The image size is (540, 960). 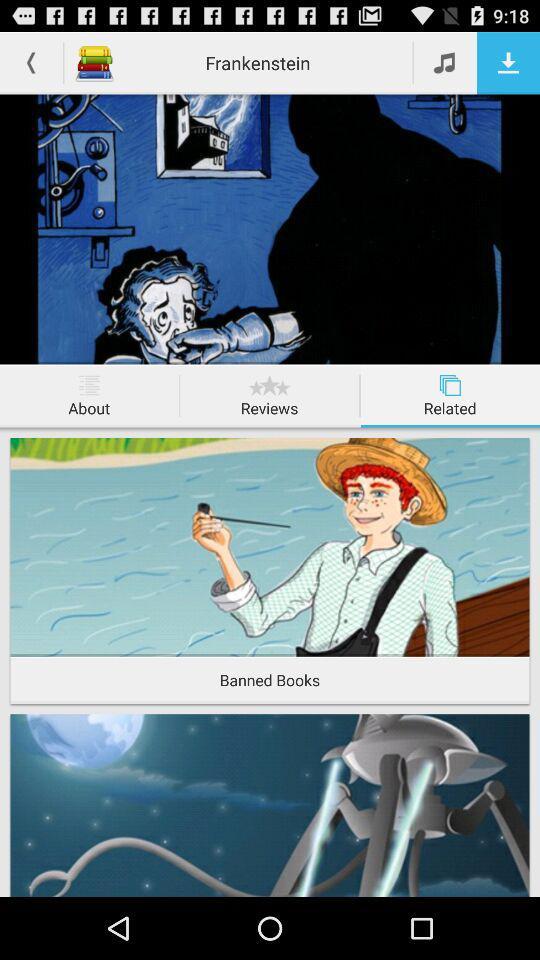 I want to click on go back, so click(x=30, y=62).